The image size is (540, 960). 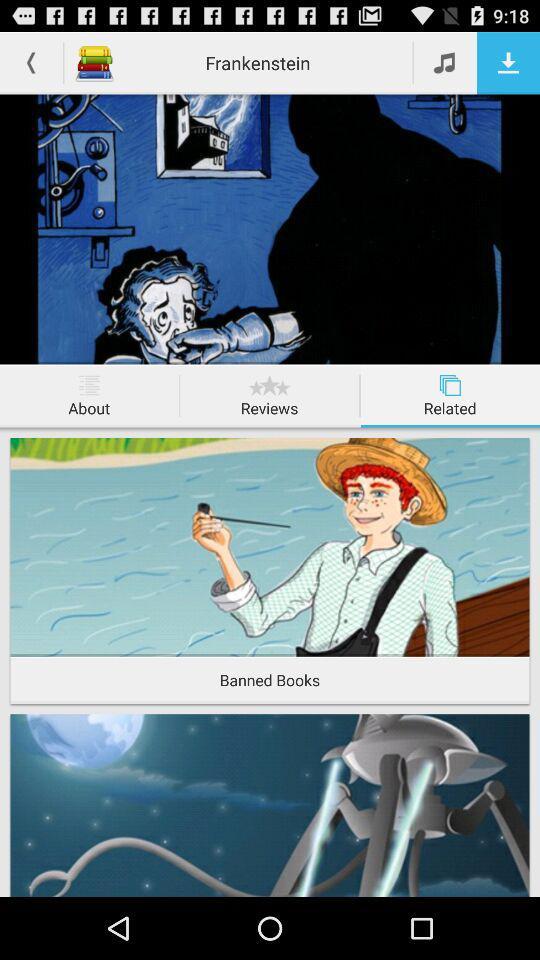 I want to click on go back, so click(x=30, y=62).